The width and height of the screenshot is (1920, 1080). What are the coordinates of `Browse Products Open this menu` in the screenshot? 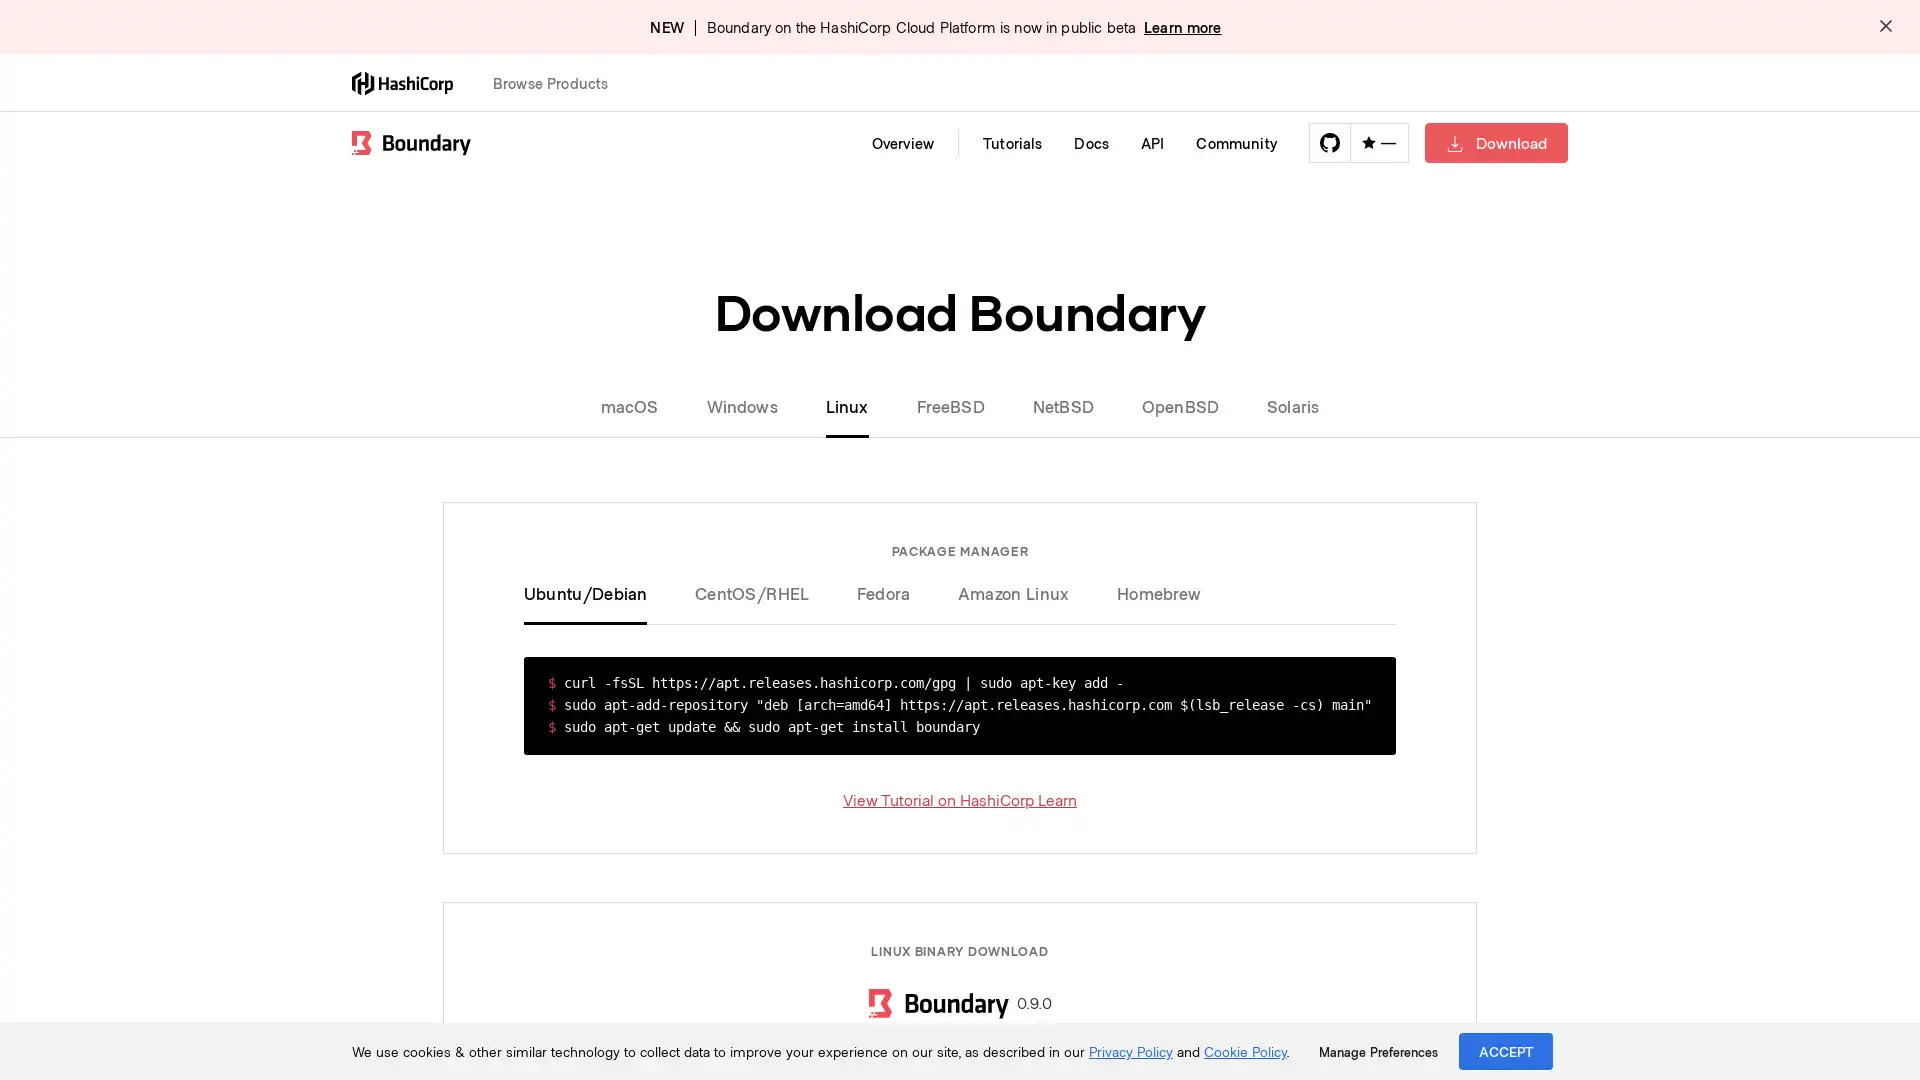 It's located at (559, 82).